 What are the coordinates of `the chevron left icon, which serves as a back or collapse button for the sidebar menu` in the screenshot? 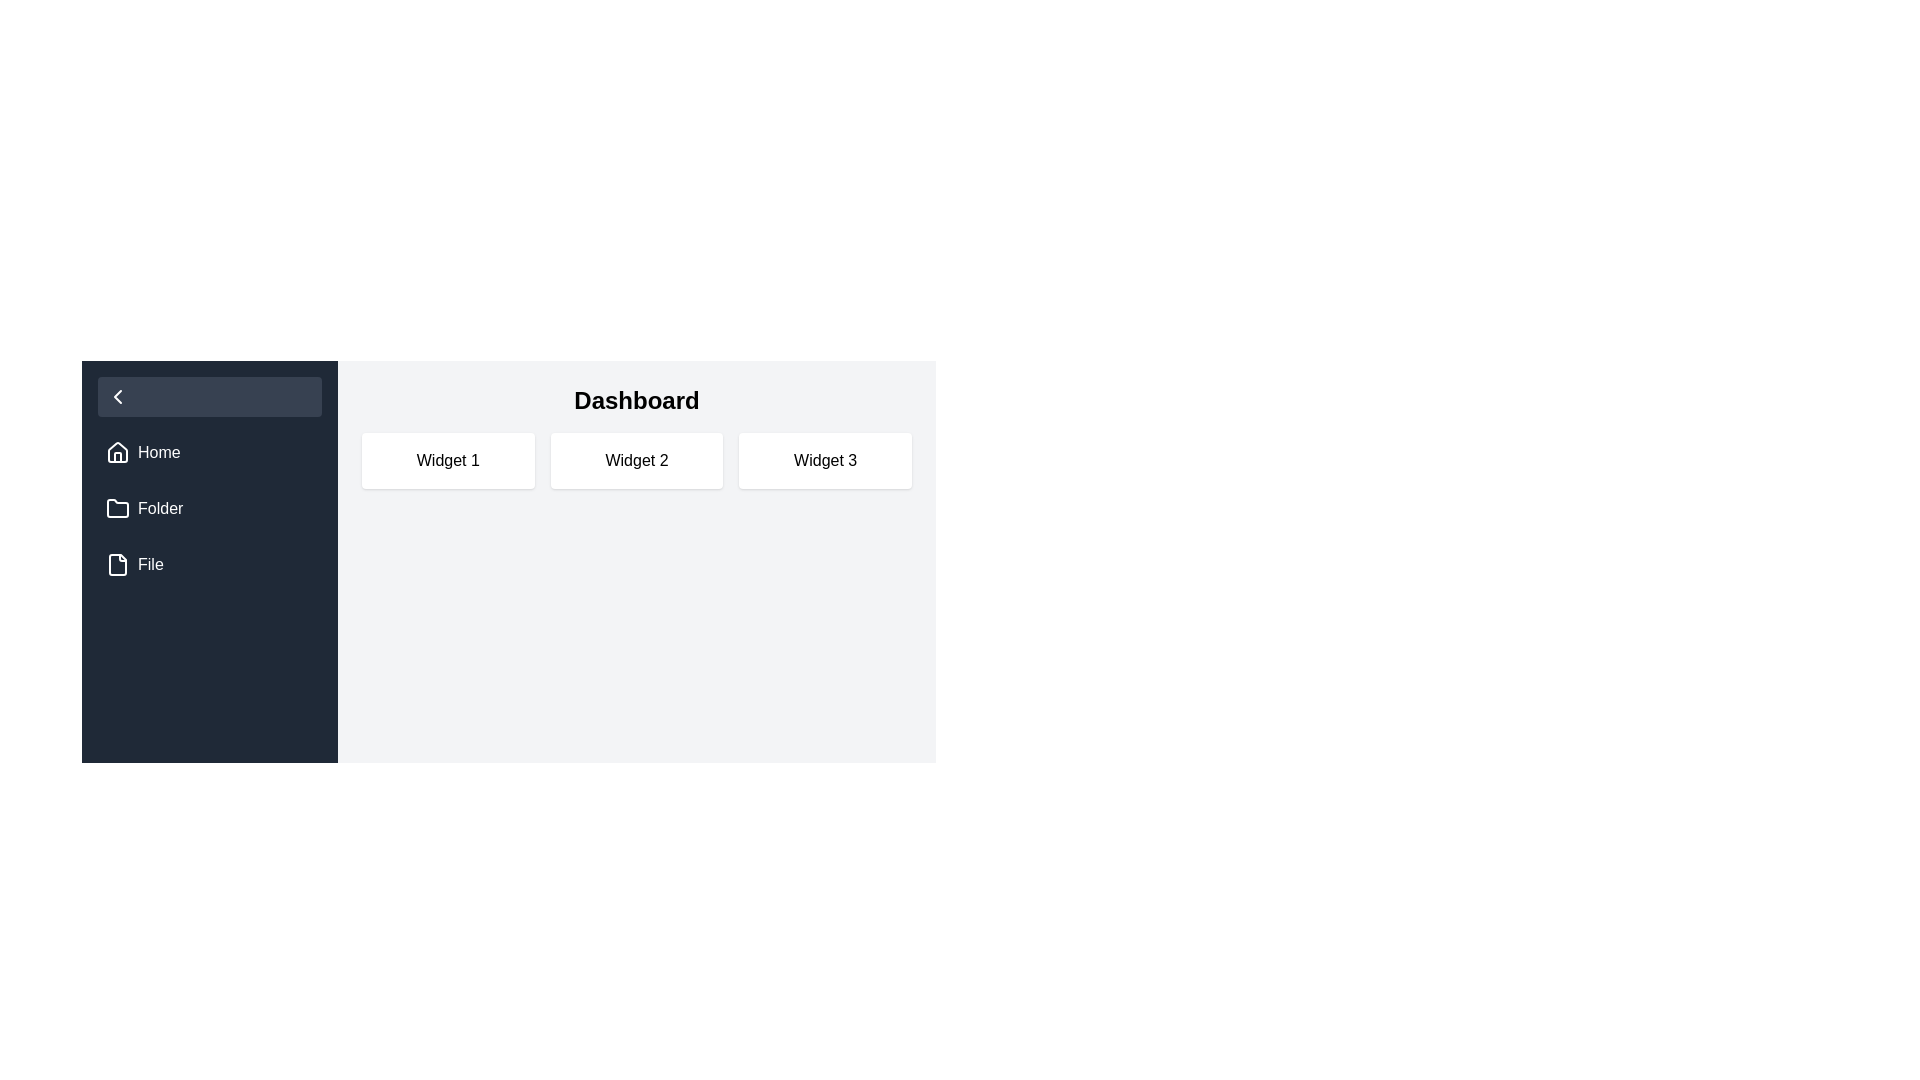 It's located at (117, 397).